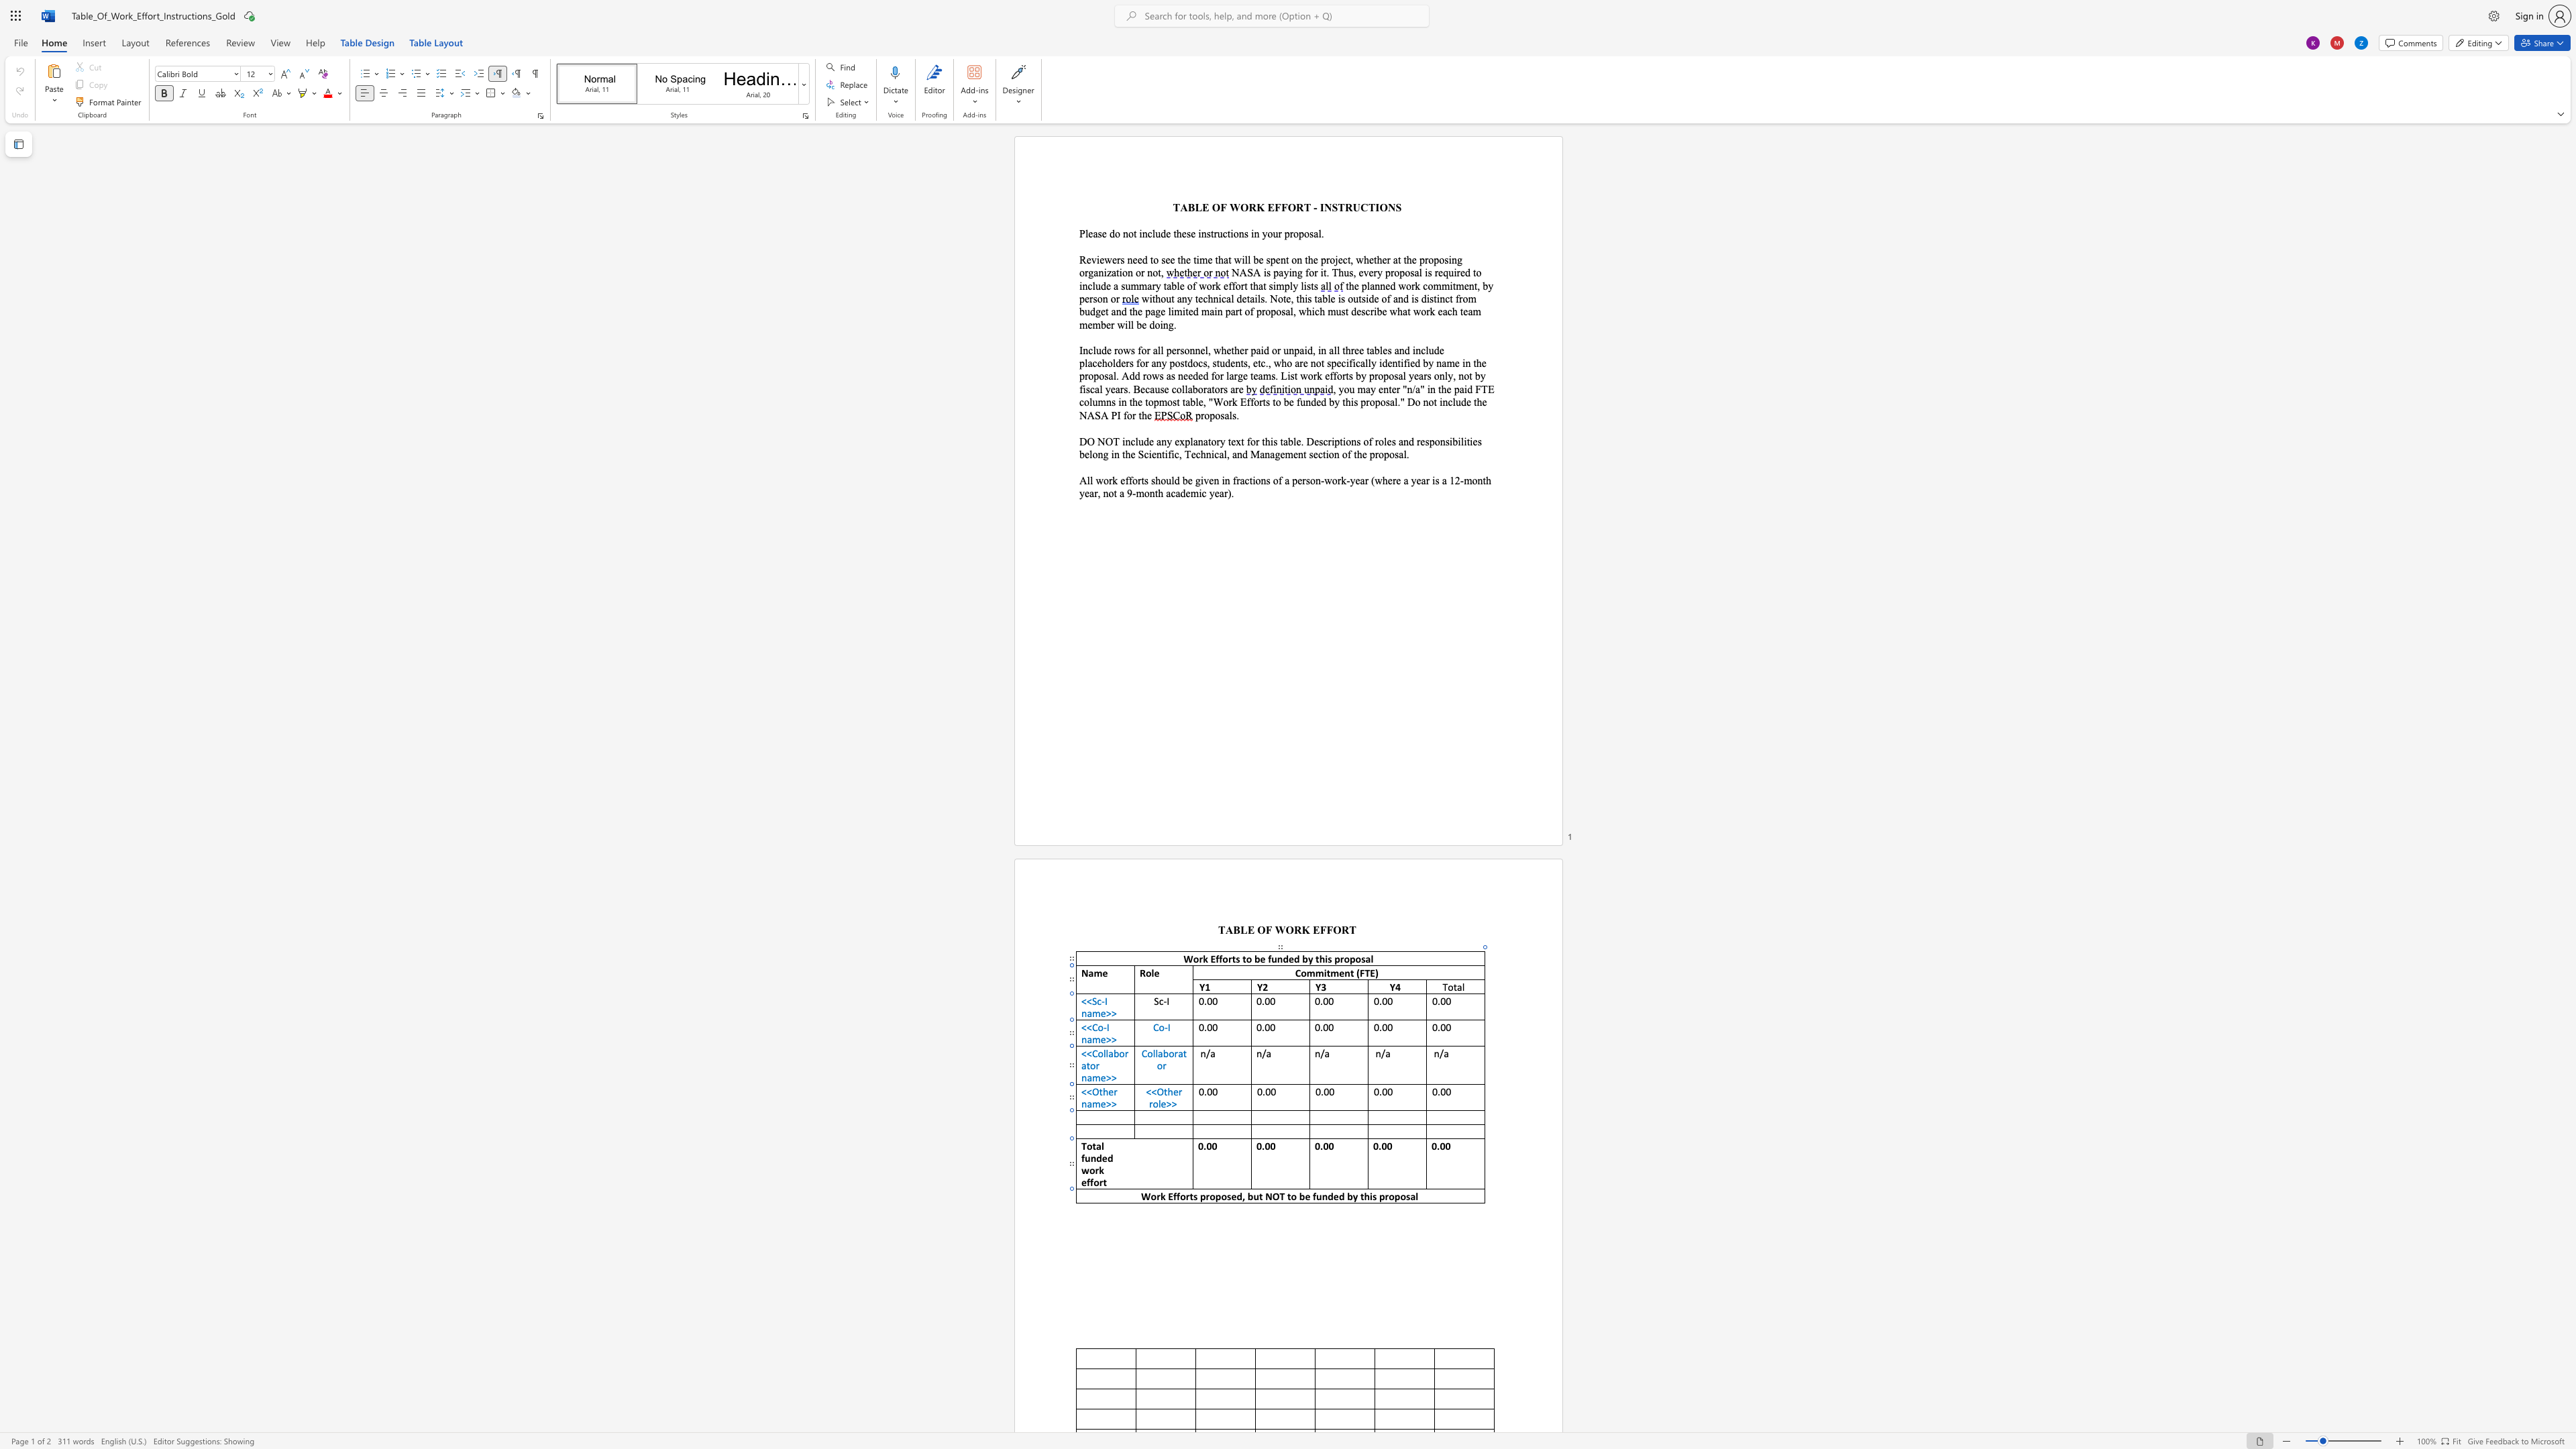  Describe the element at coordinates (1234, 1195) in the screenshot. I see `the 1th character "e" in the text` at that location.